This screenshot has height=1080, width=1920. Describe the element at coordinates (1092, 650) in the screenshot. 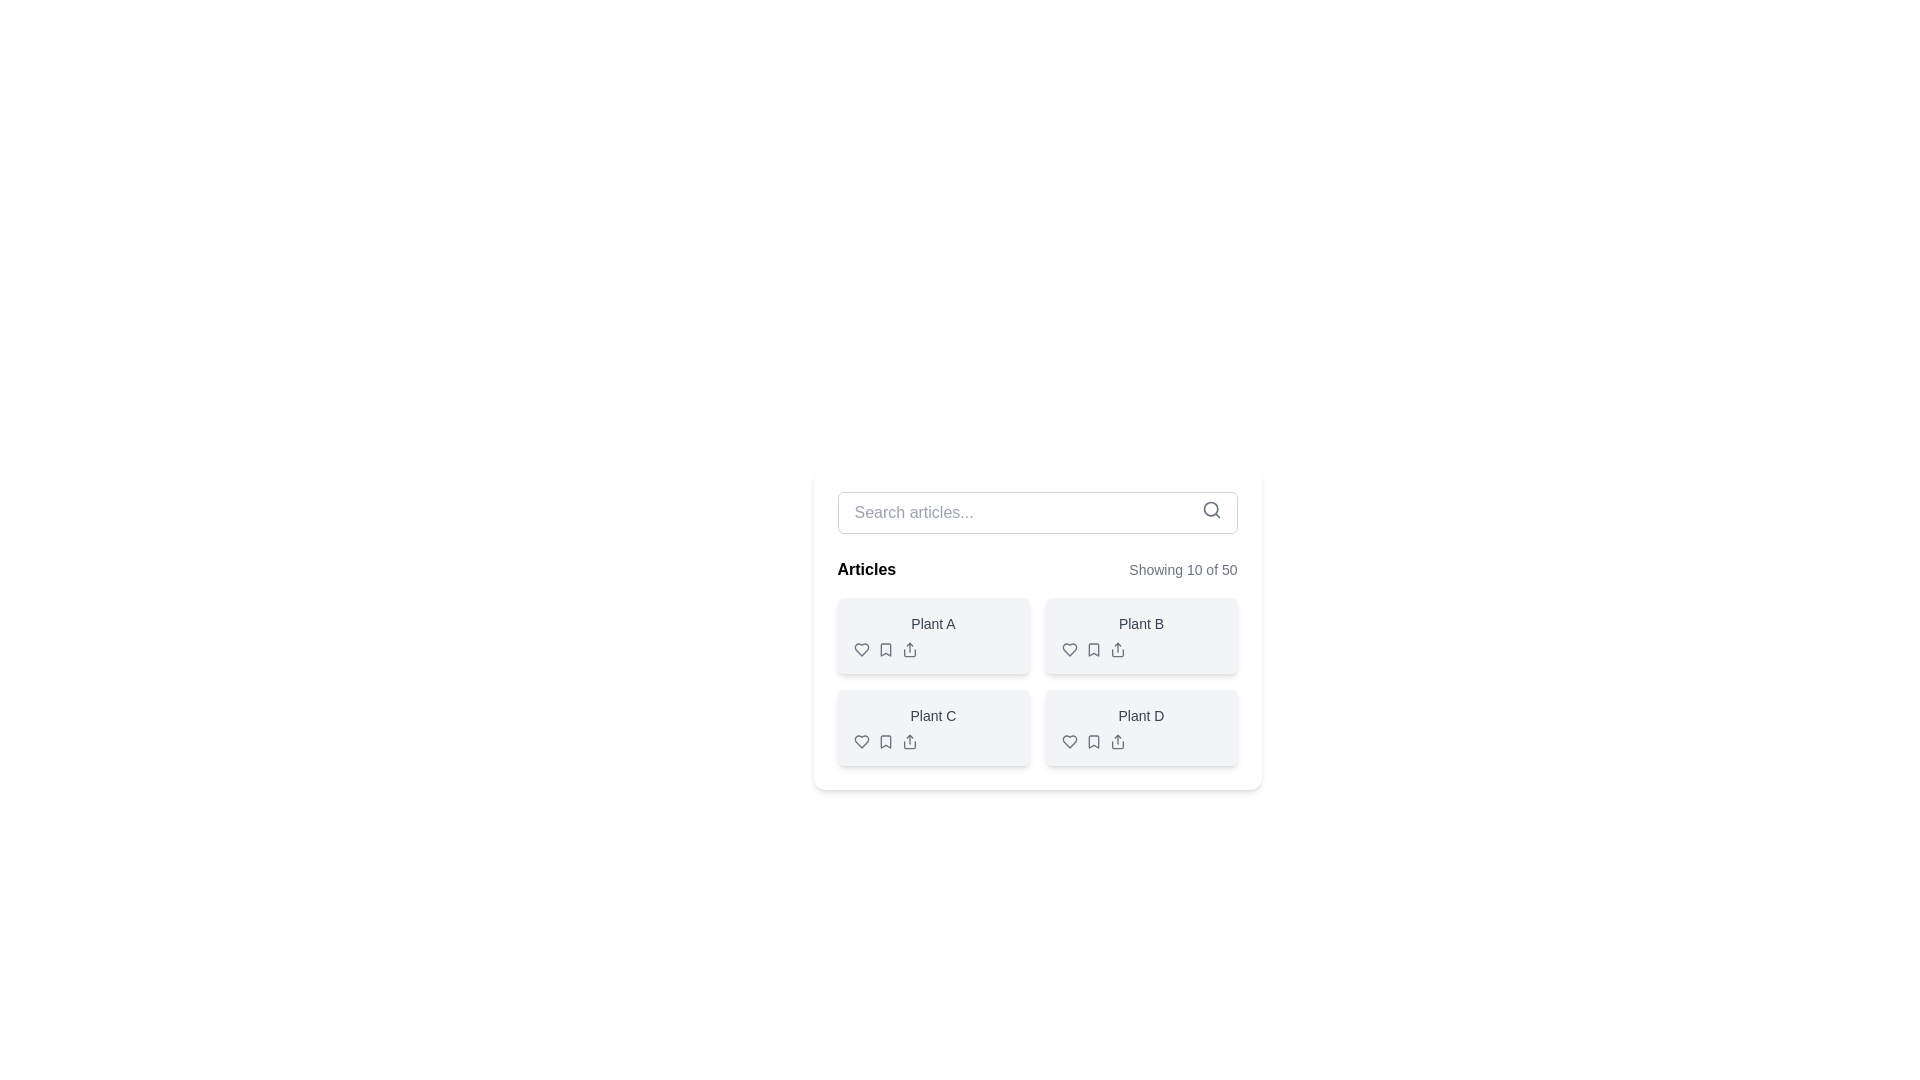

I see `the bookmark icon, which is the second icon under the 'Plant B' card in the article grid` at that location.